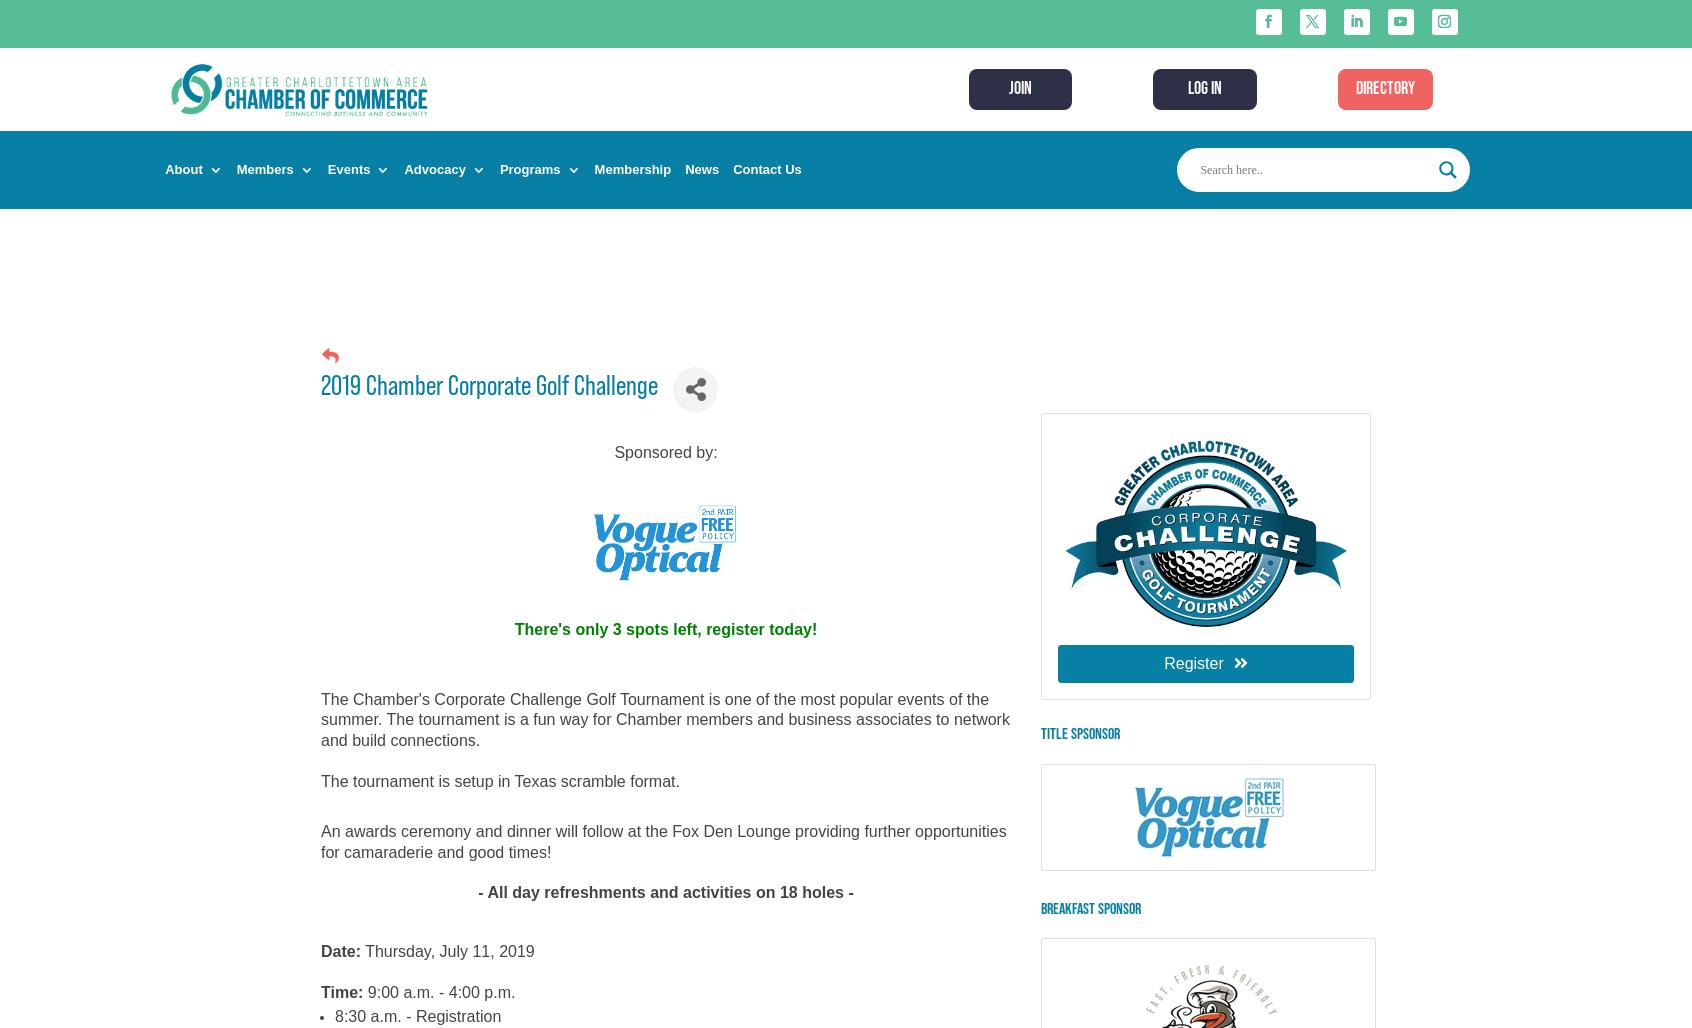 The image size is (1692, 1028). Describe the element at coordinates (347, 169) in the screenshot. I see `'Events'` at that location.